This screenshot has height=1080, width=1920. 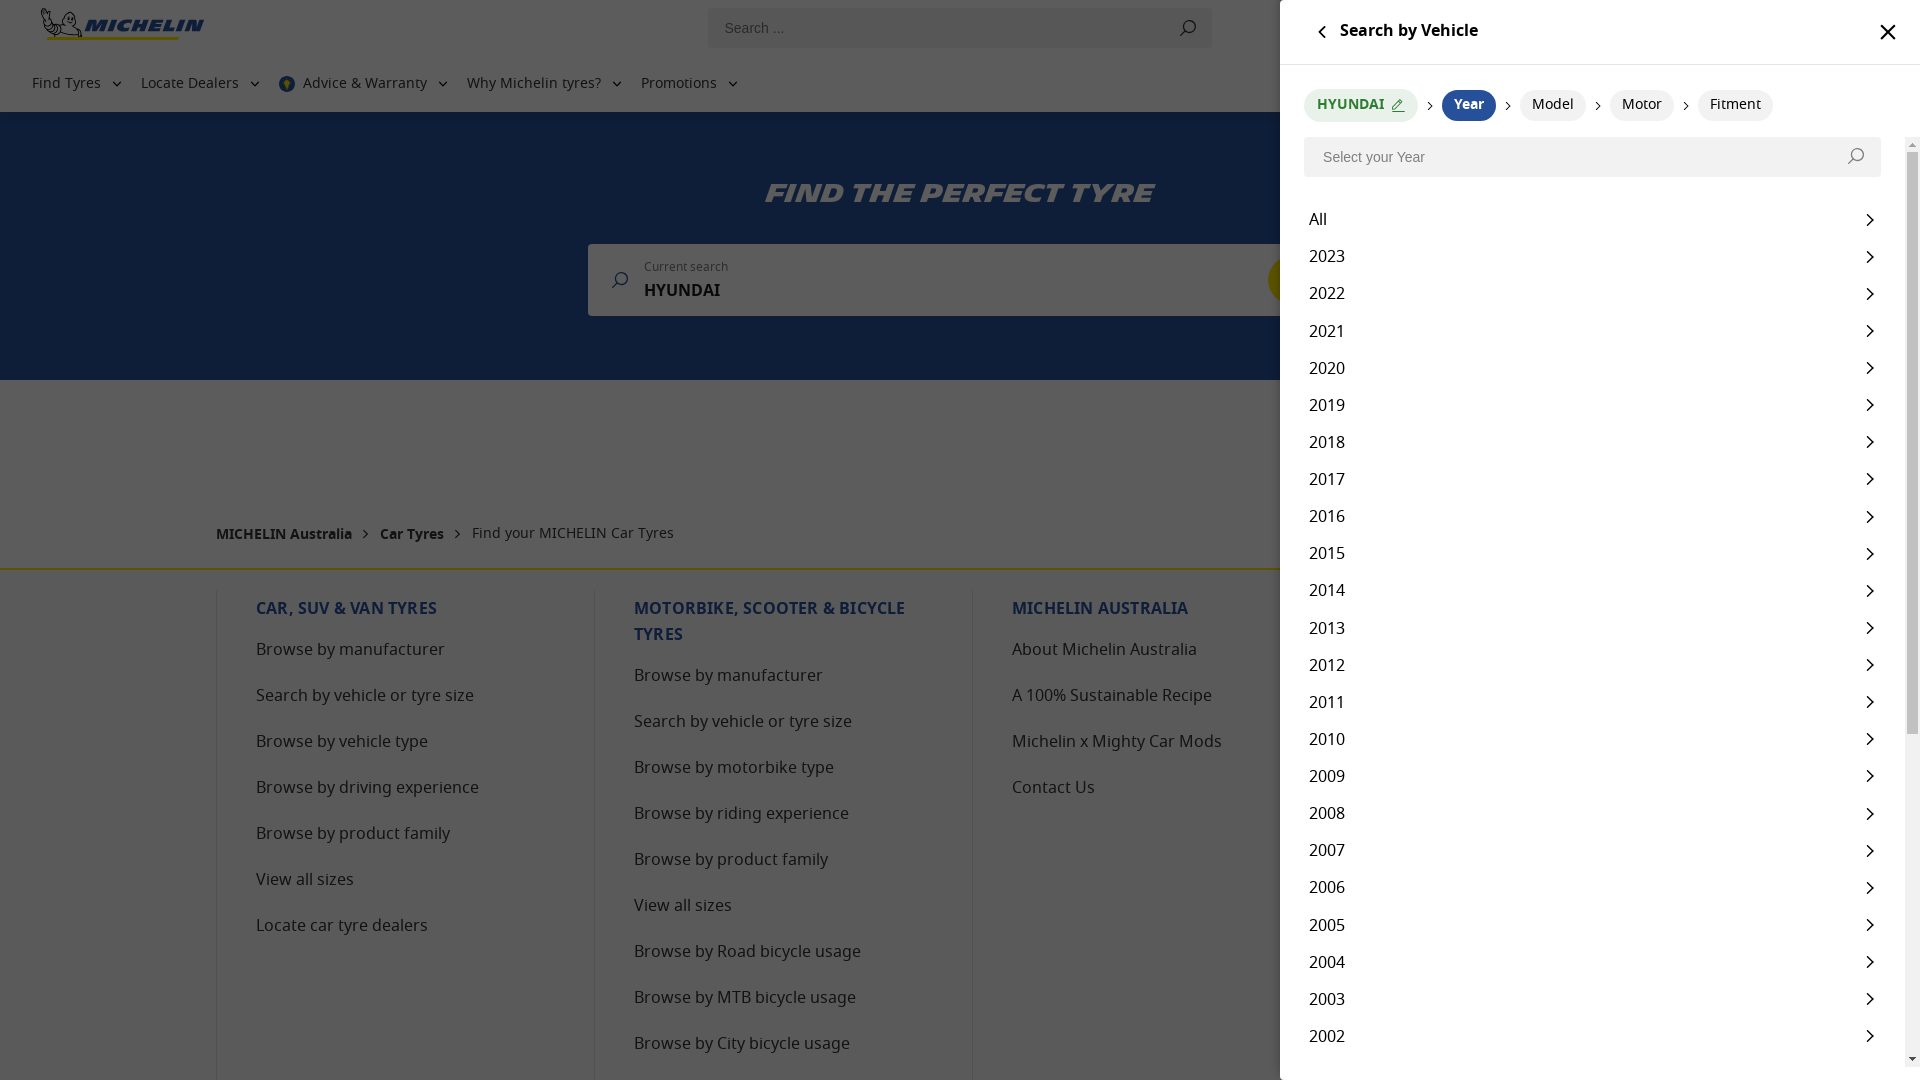 I want to click on 'Motor', so click(x=1609, y=105).